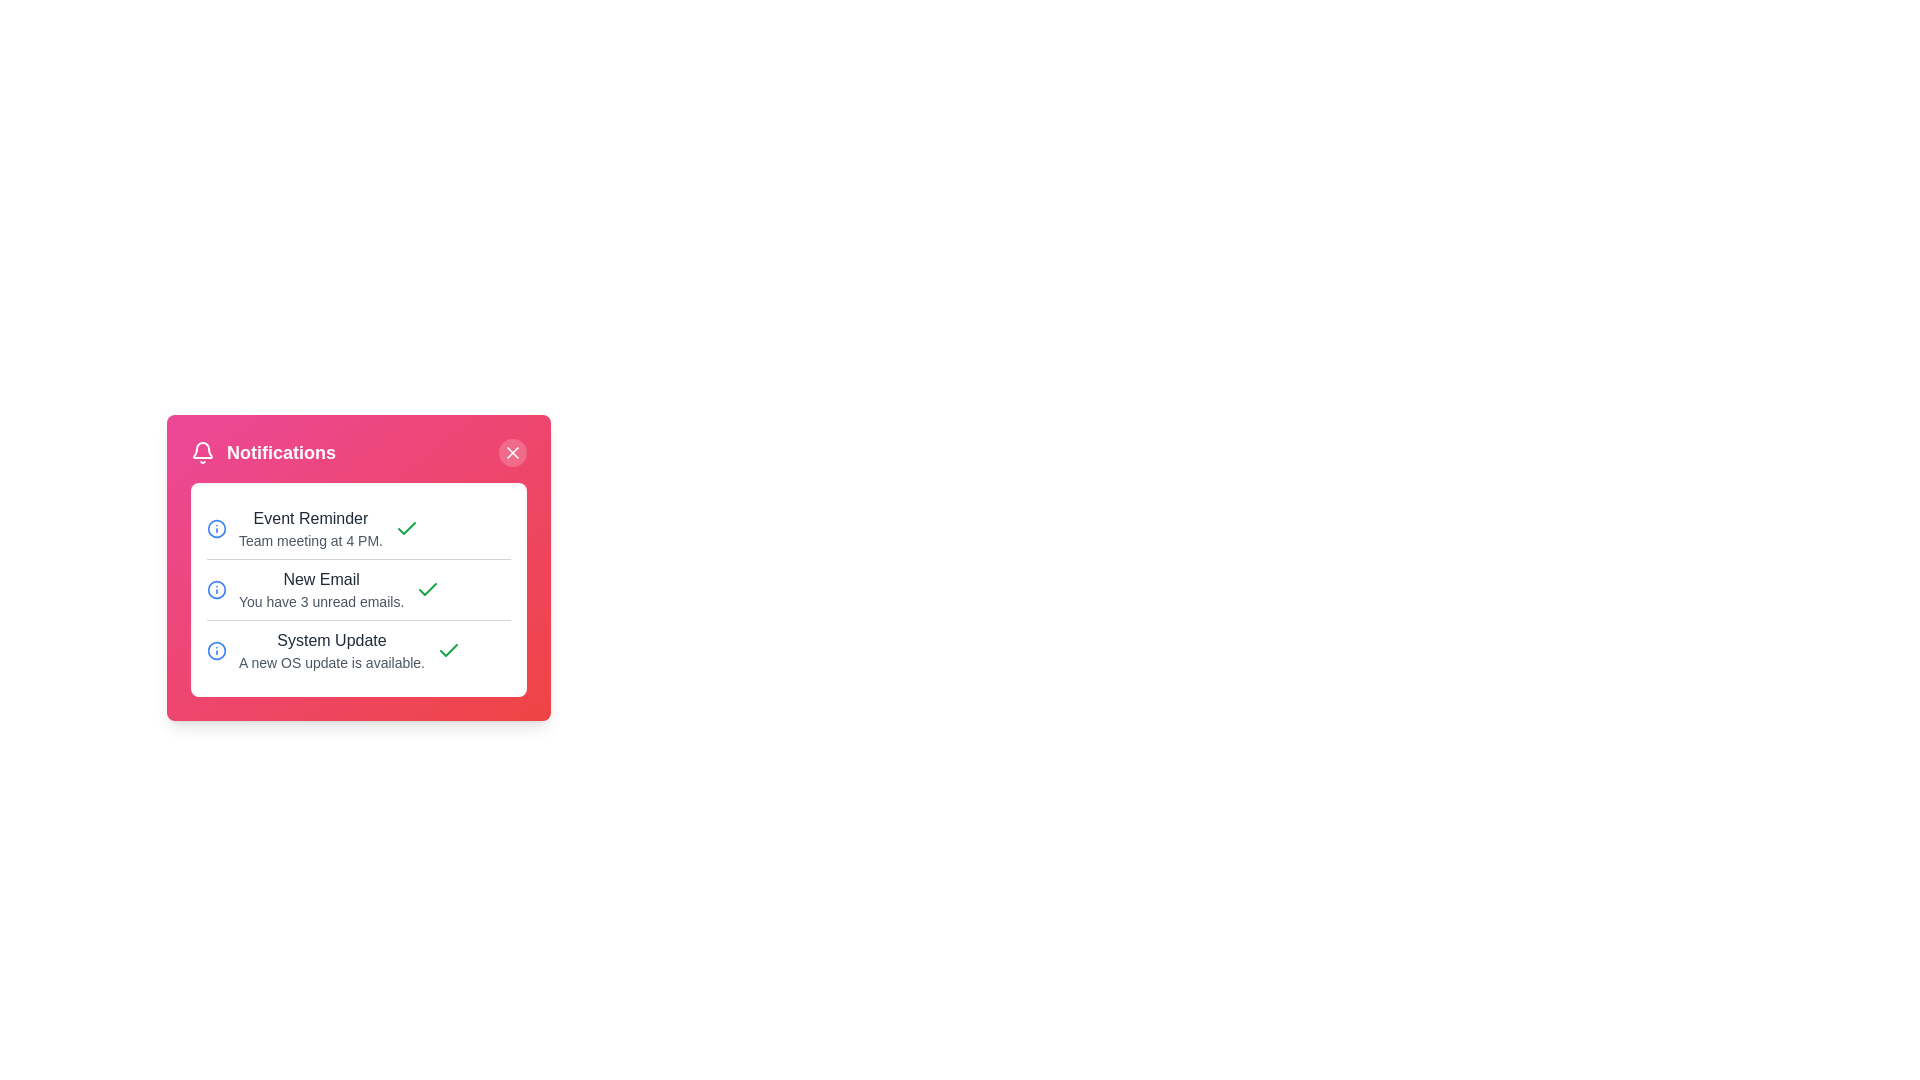 The width and height of the screenshot is (1920, 1080). I want to click on the static text field displaying 'You have 3 unread emails.' which is positioned below the 'New Email' title in the second notification entry on the UI card, so click(321, 600).